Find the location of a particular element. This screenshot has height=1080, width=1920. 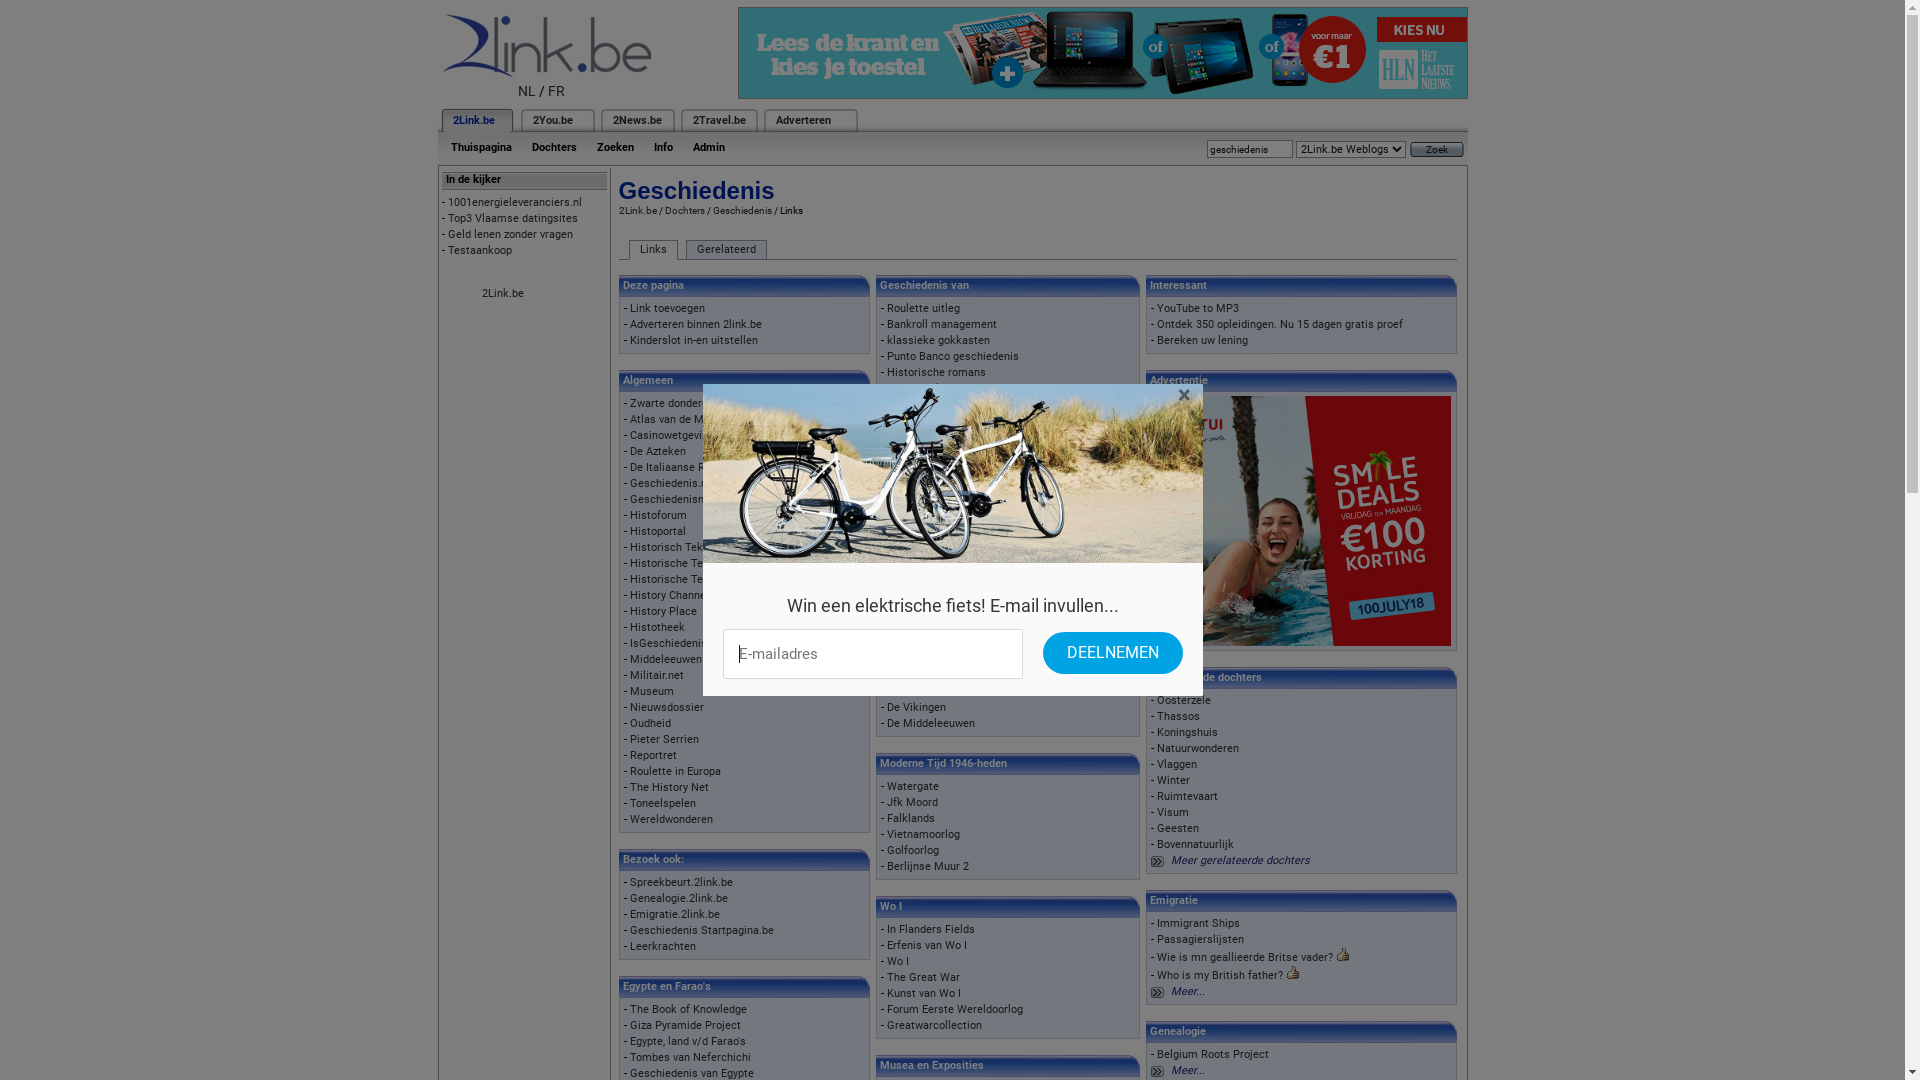

'Links' is located at coordinates (652, 249).